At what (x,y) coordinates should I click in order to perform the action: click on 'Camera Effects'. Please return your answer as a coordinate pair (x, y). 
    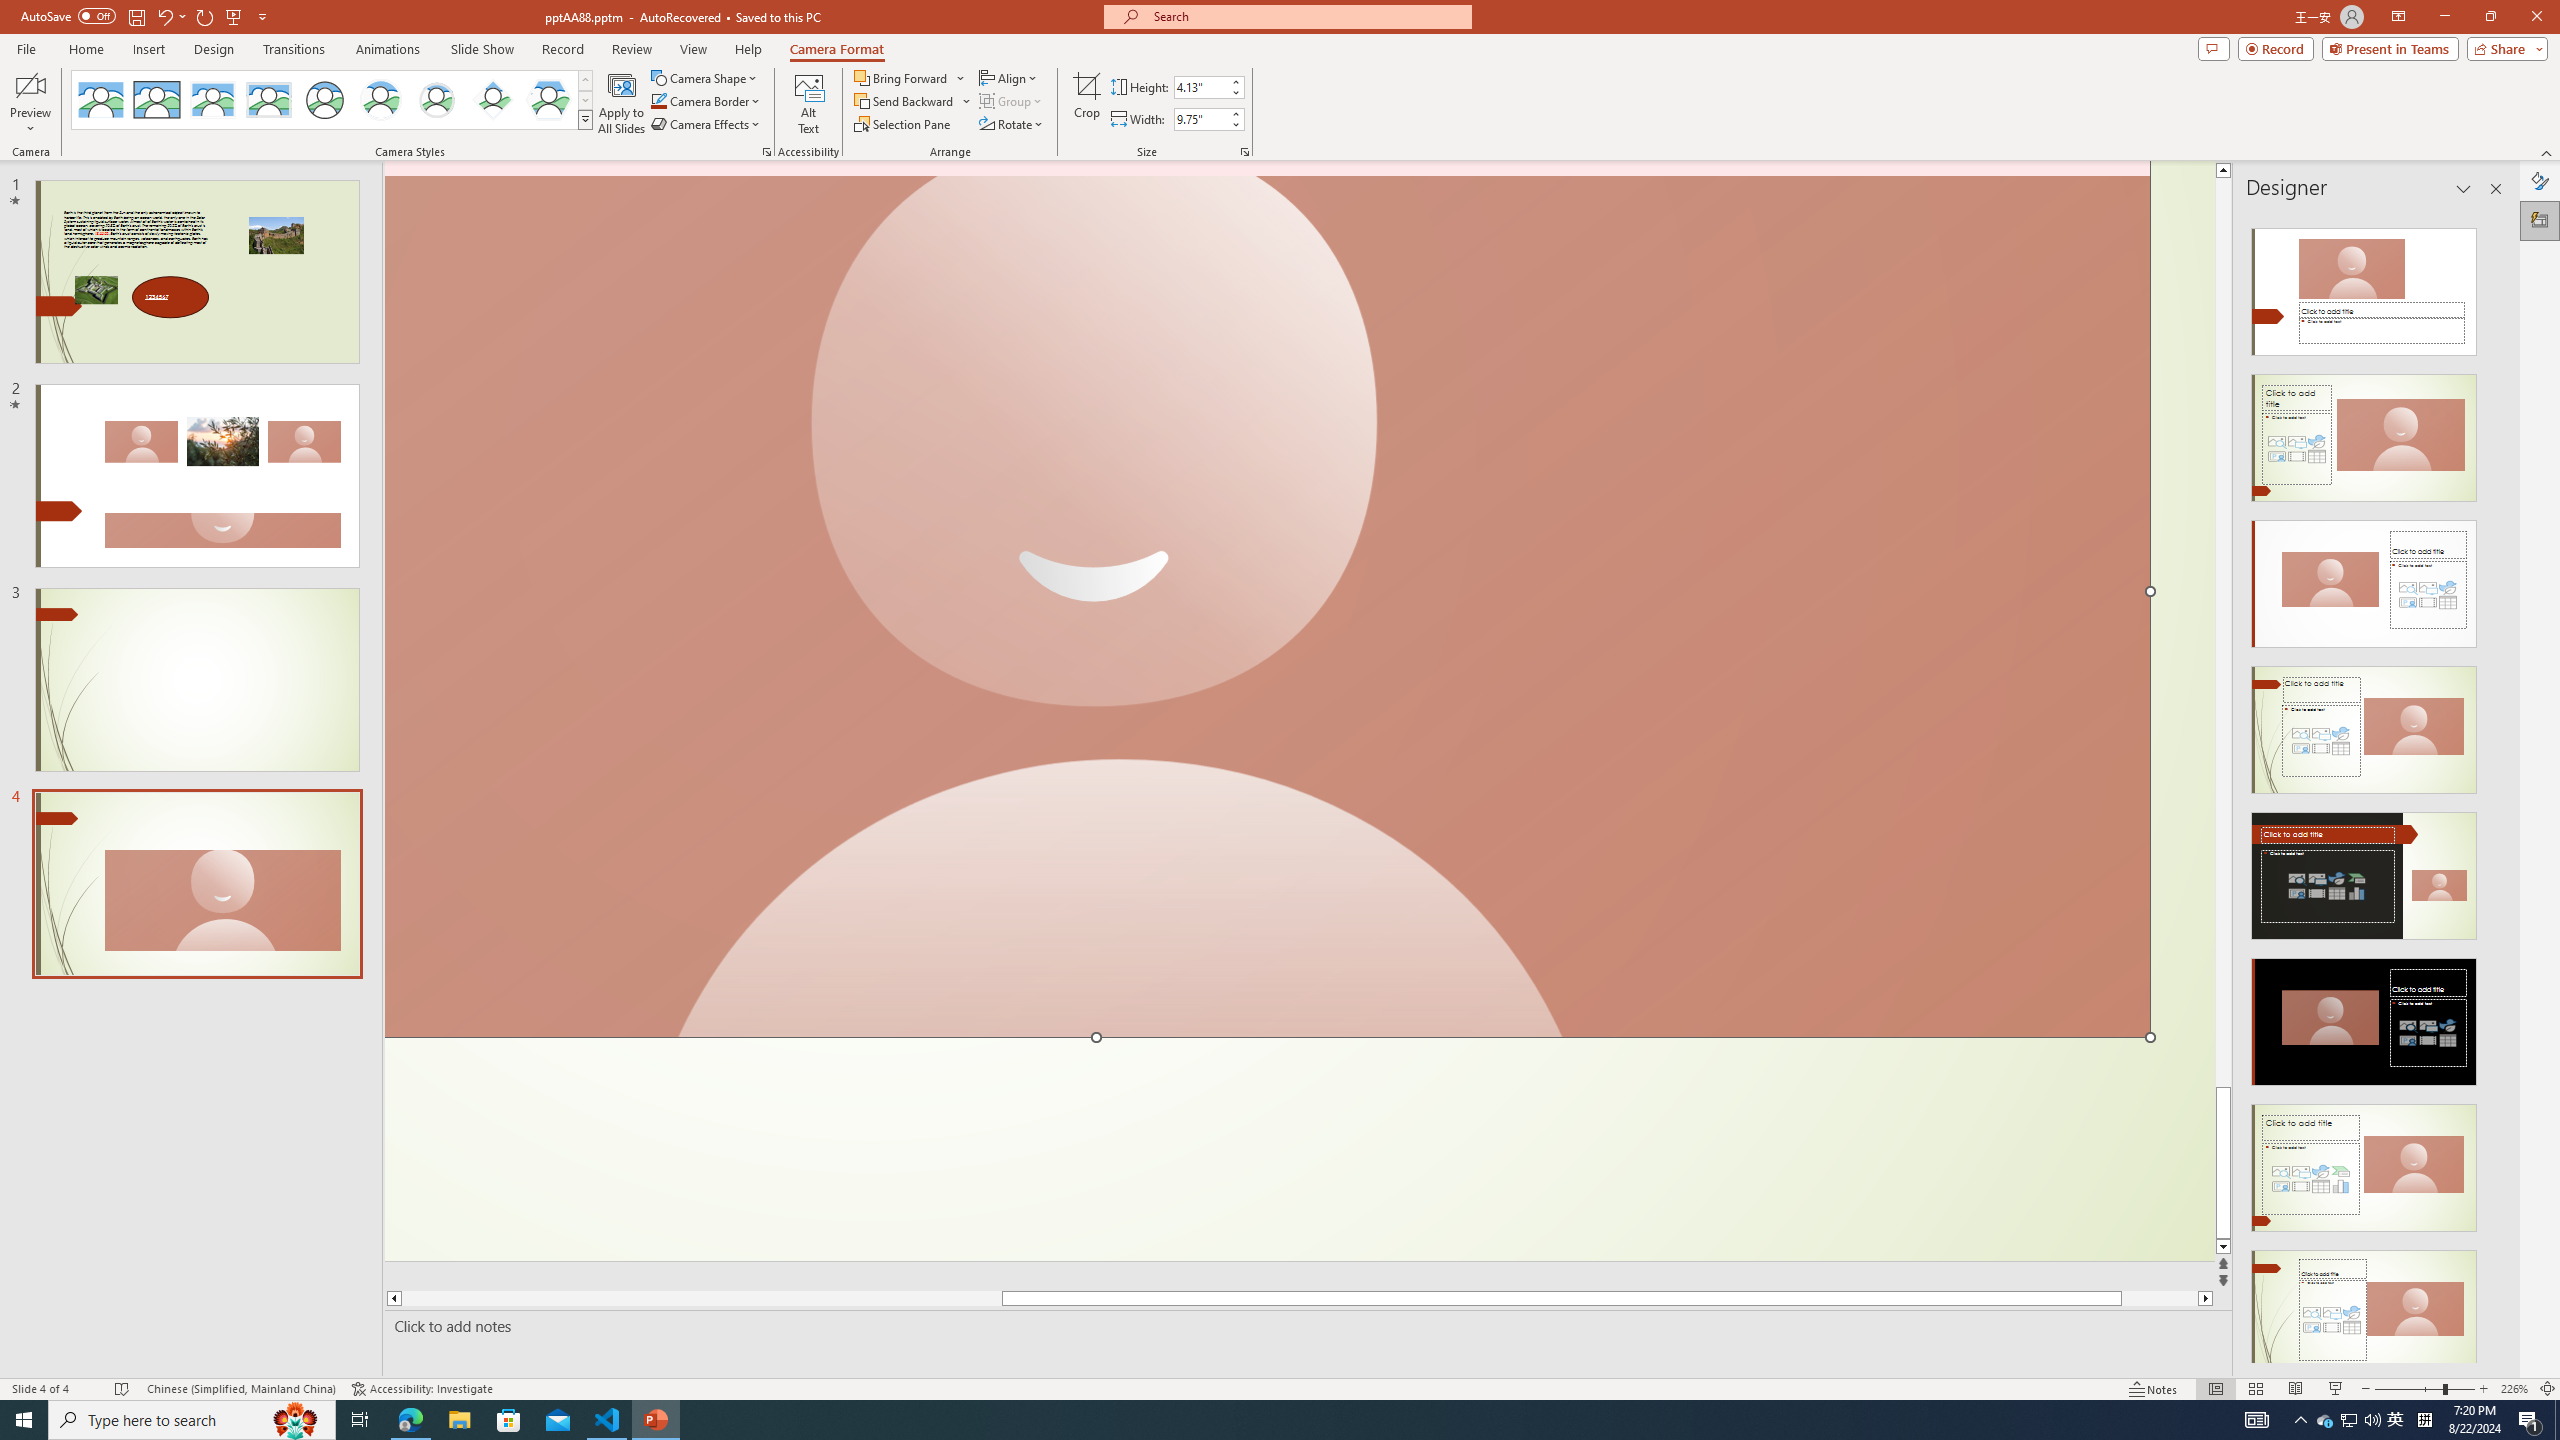
    Looking at the image, I should click on (706, 122).